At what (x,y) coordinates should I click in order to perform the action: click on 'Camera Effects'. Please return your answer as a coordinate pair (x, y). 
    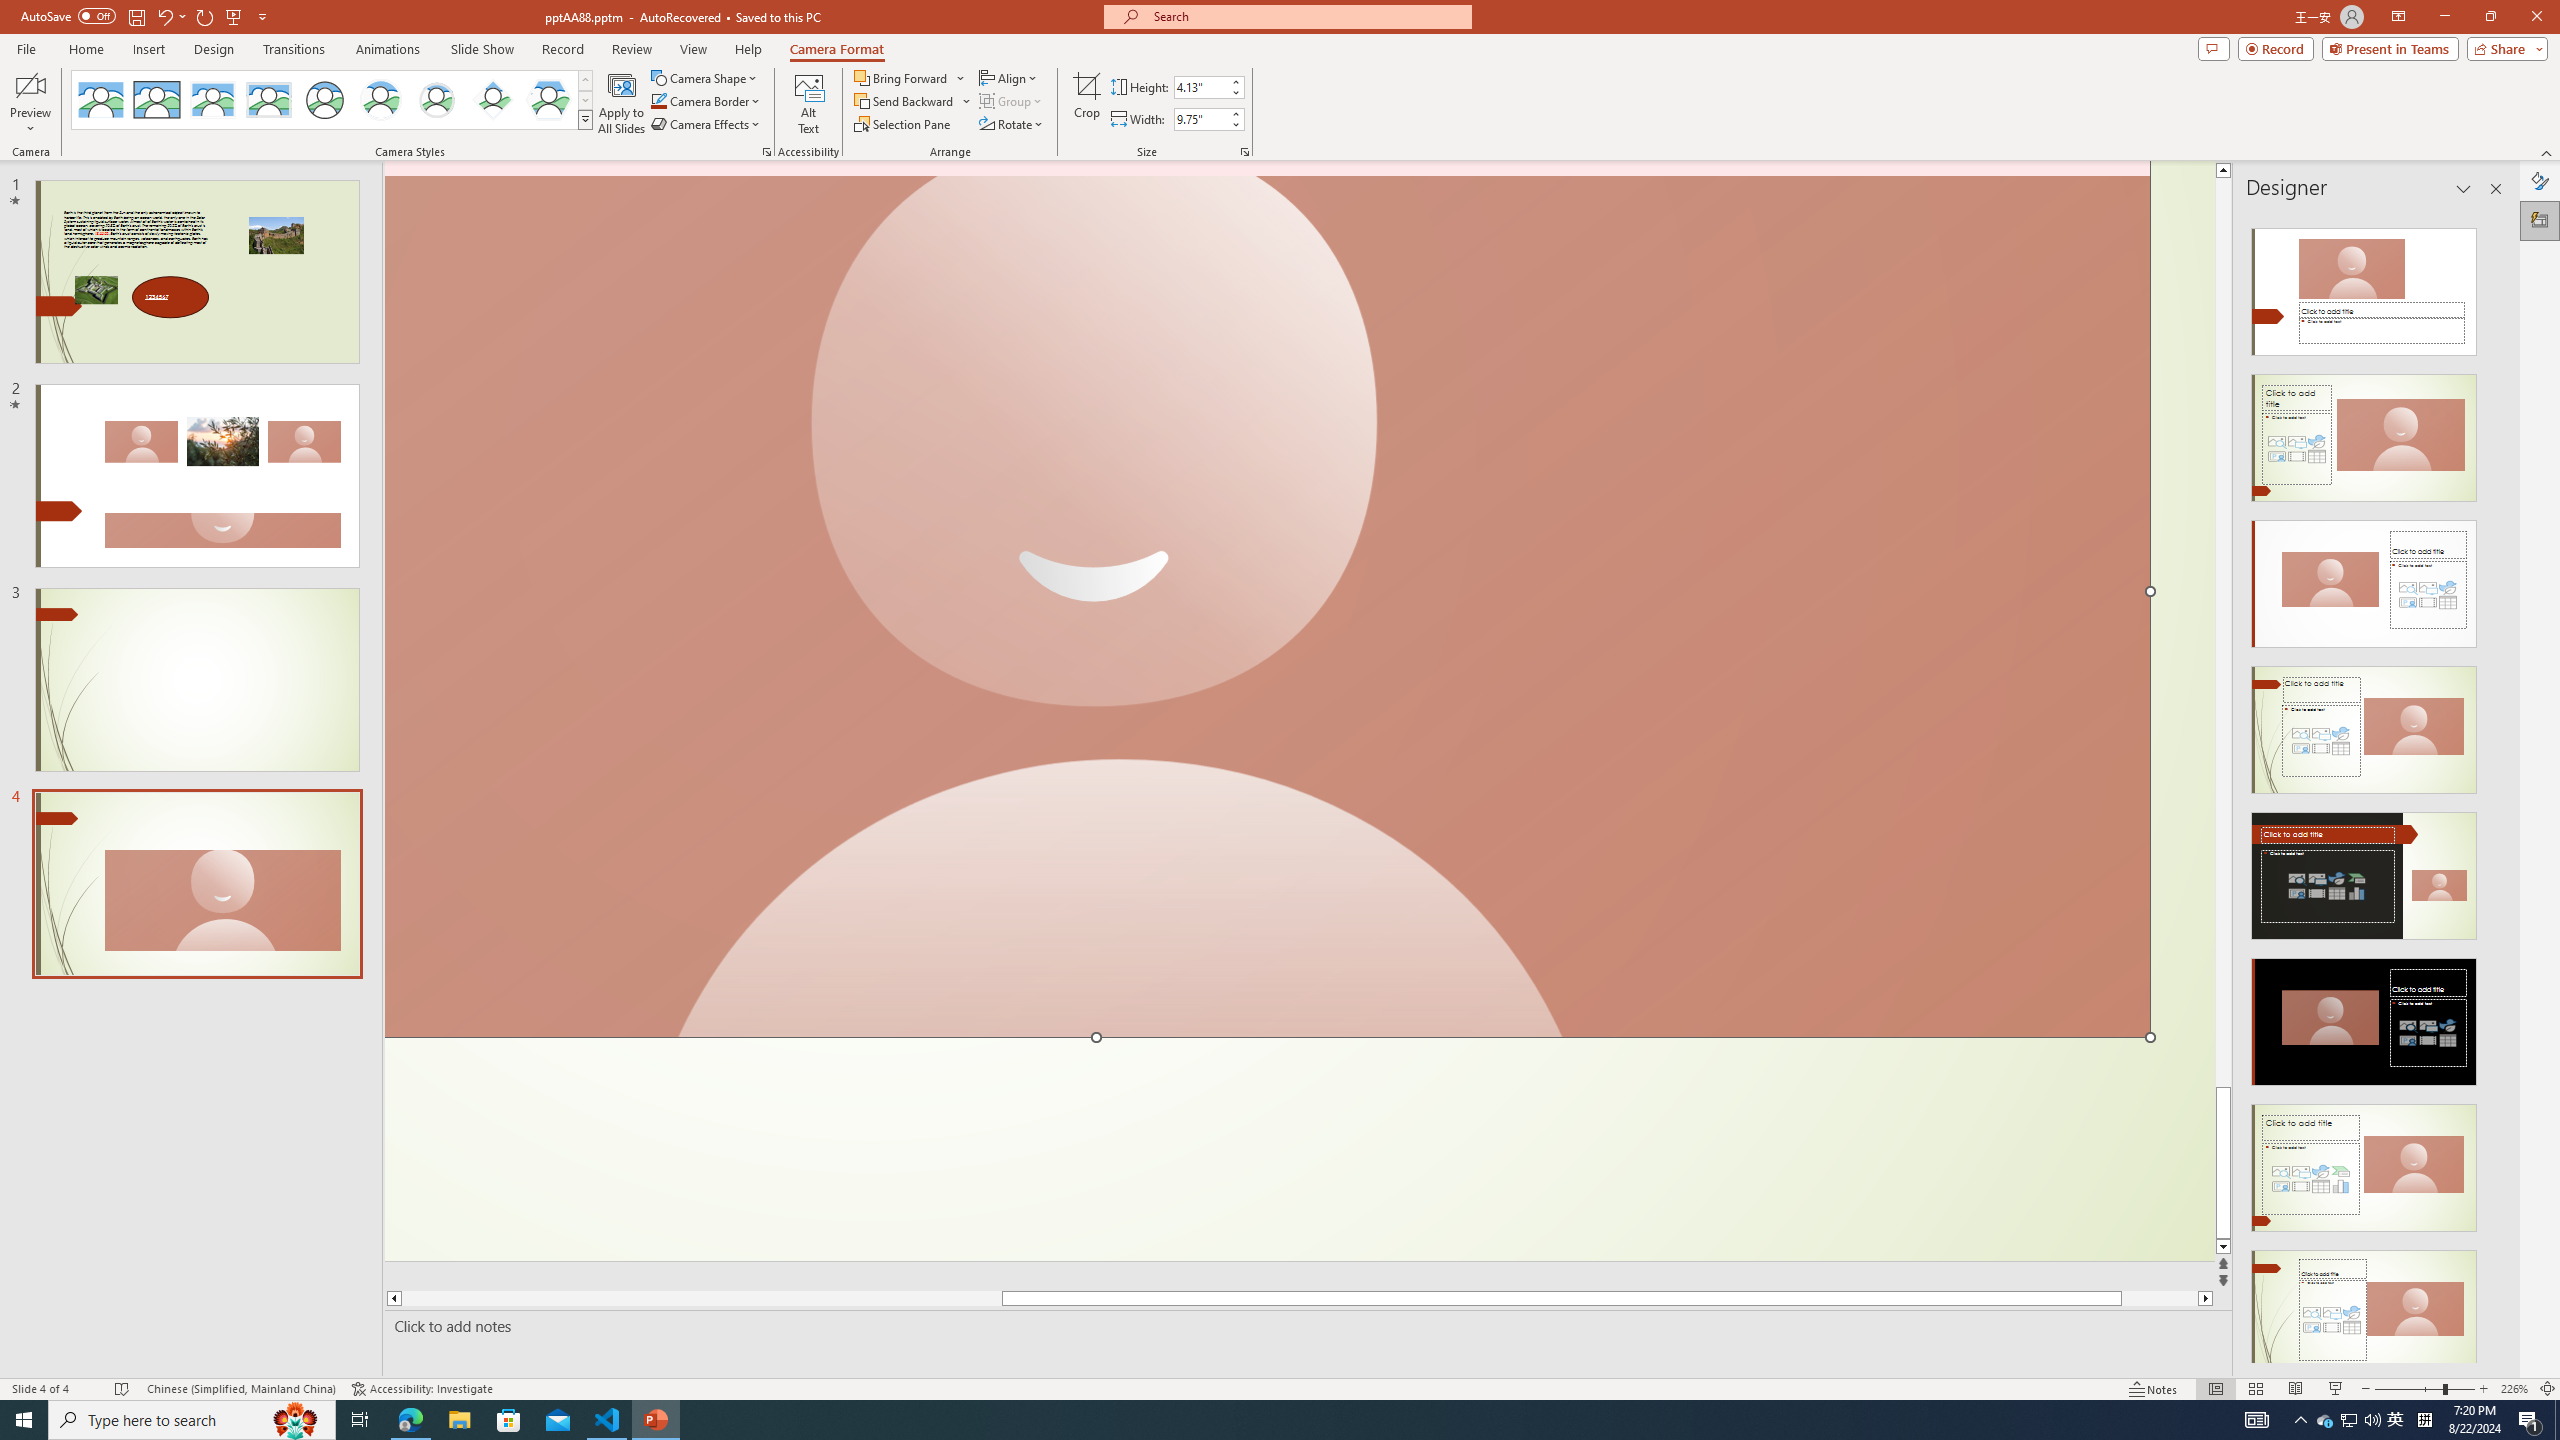
    Looking at the image, I should click on (706, 122).